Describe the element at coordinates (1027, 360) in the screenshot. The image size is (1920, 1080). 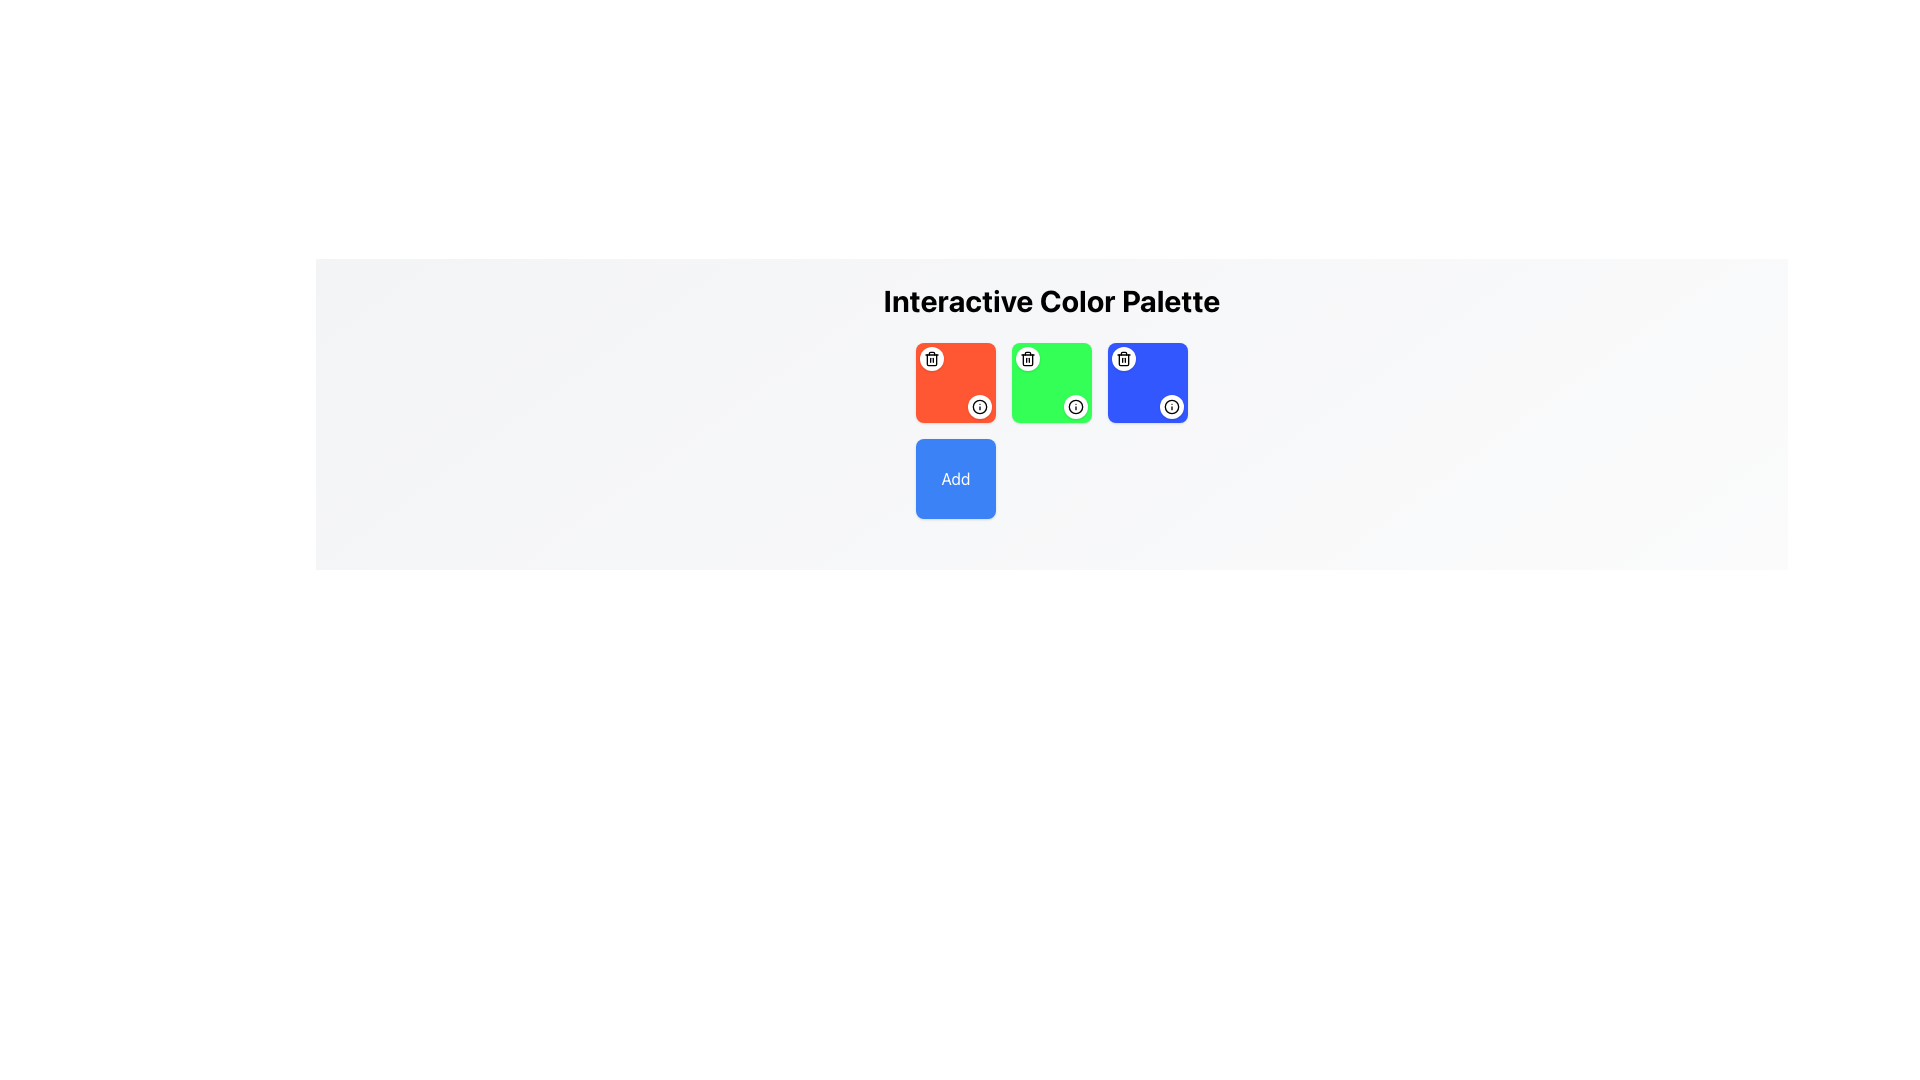
I see `the central rectangular body of the trash can icon within the green square of the color palette interface` at that location.